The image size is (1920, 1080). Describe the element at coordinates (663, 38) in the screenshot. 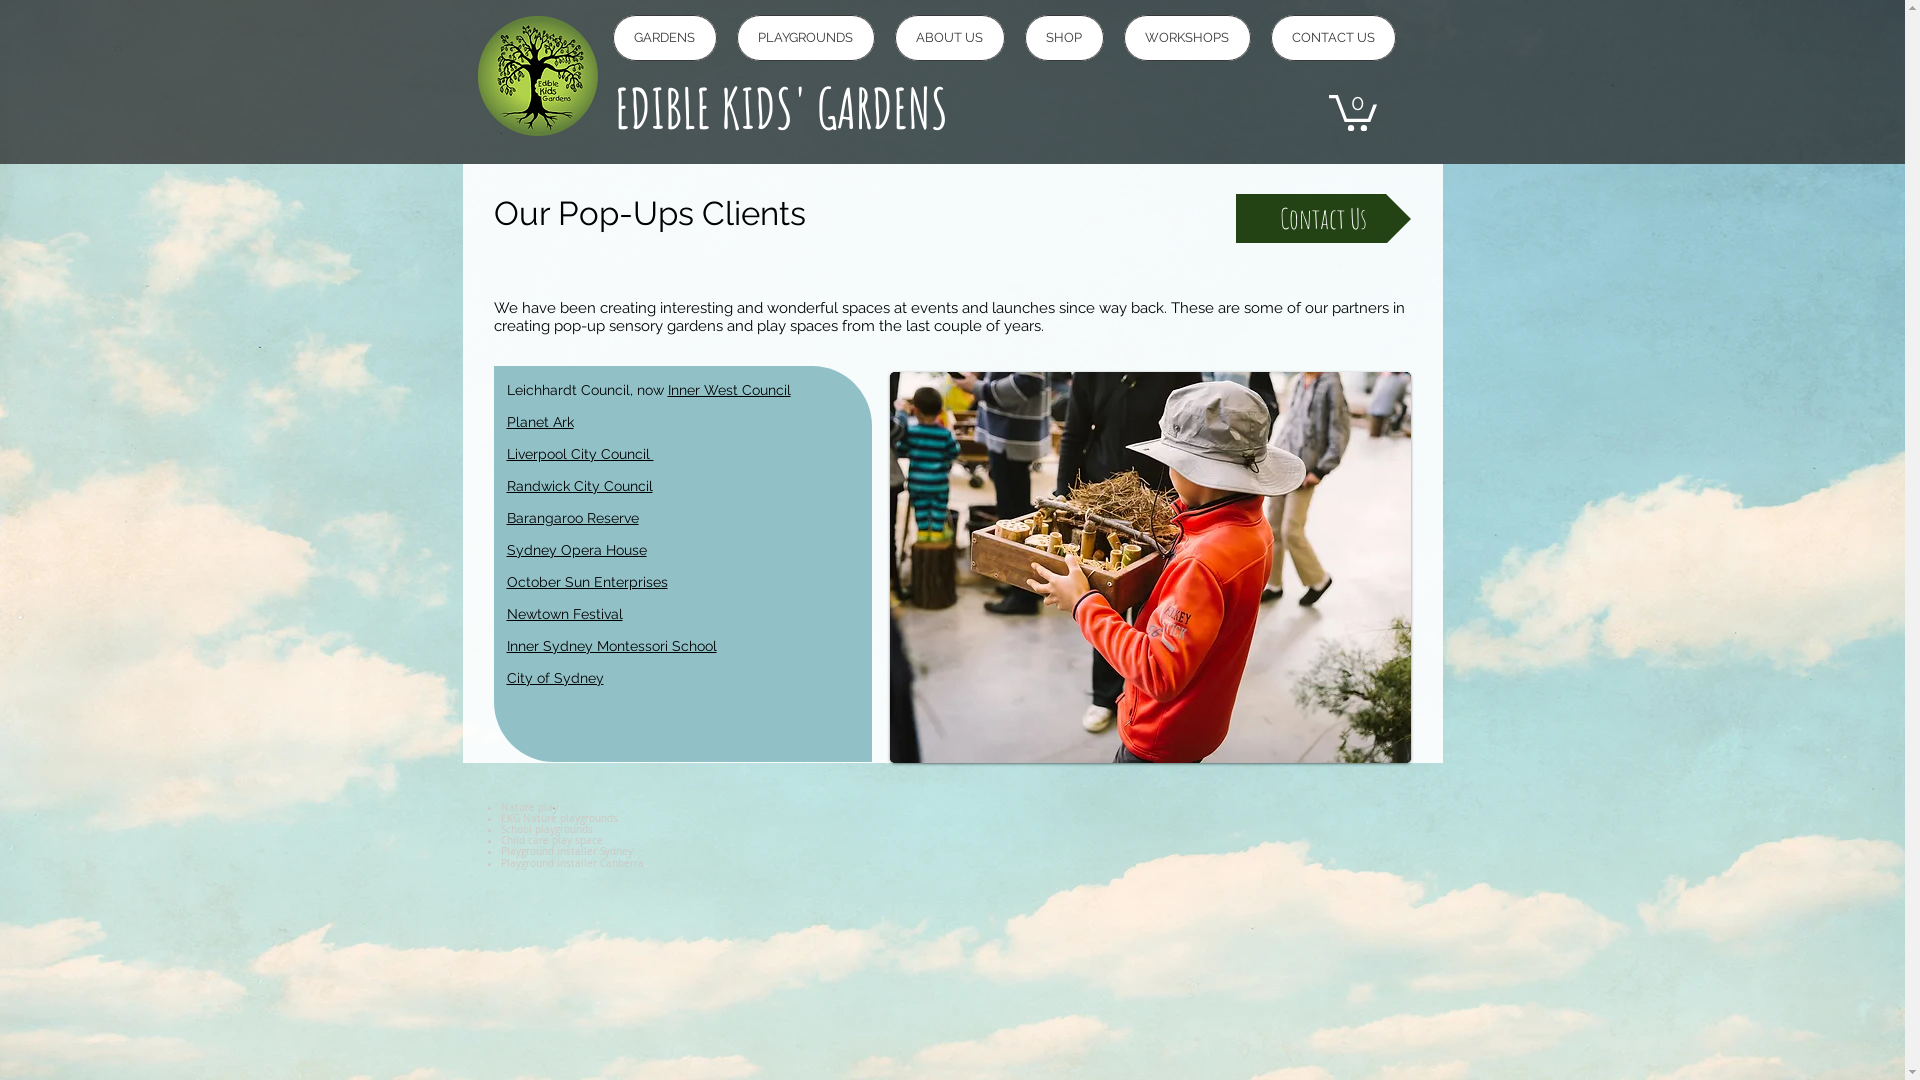

I see `'GARDENS'` at that location.